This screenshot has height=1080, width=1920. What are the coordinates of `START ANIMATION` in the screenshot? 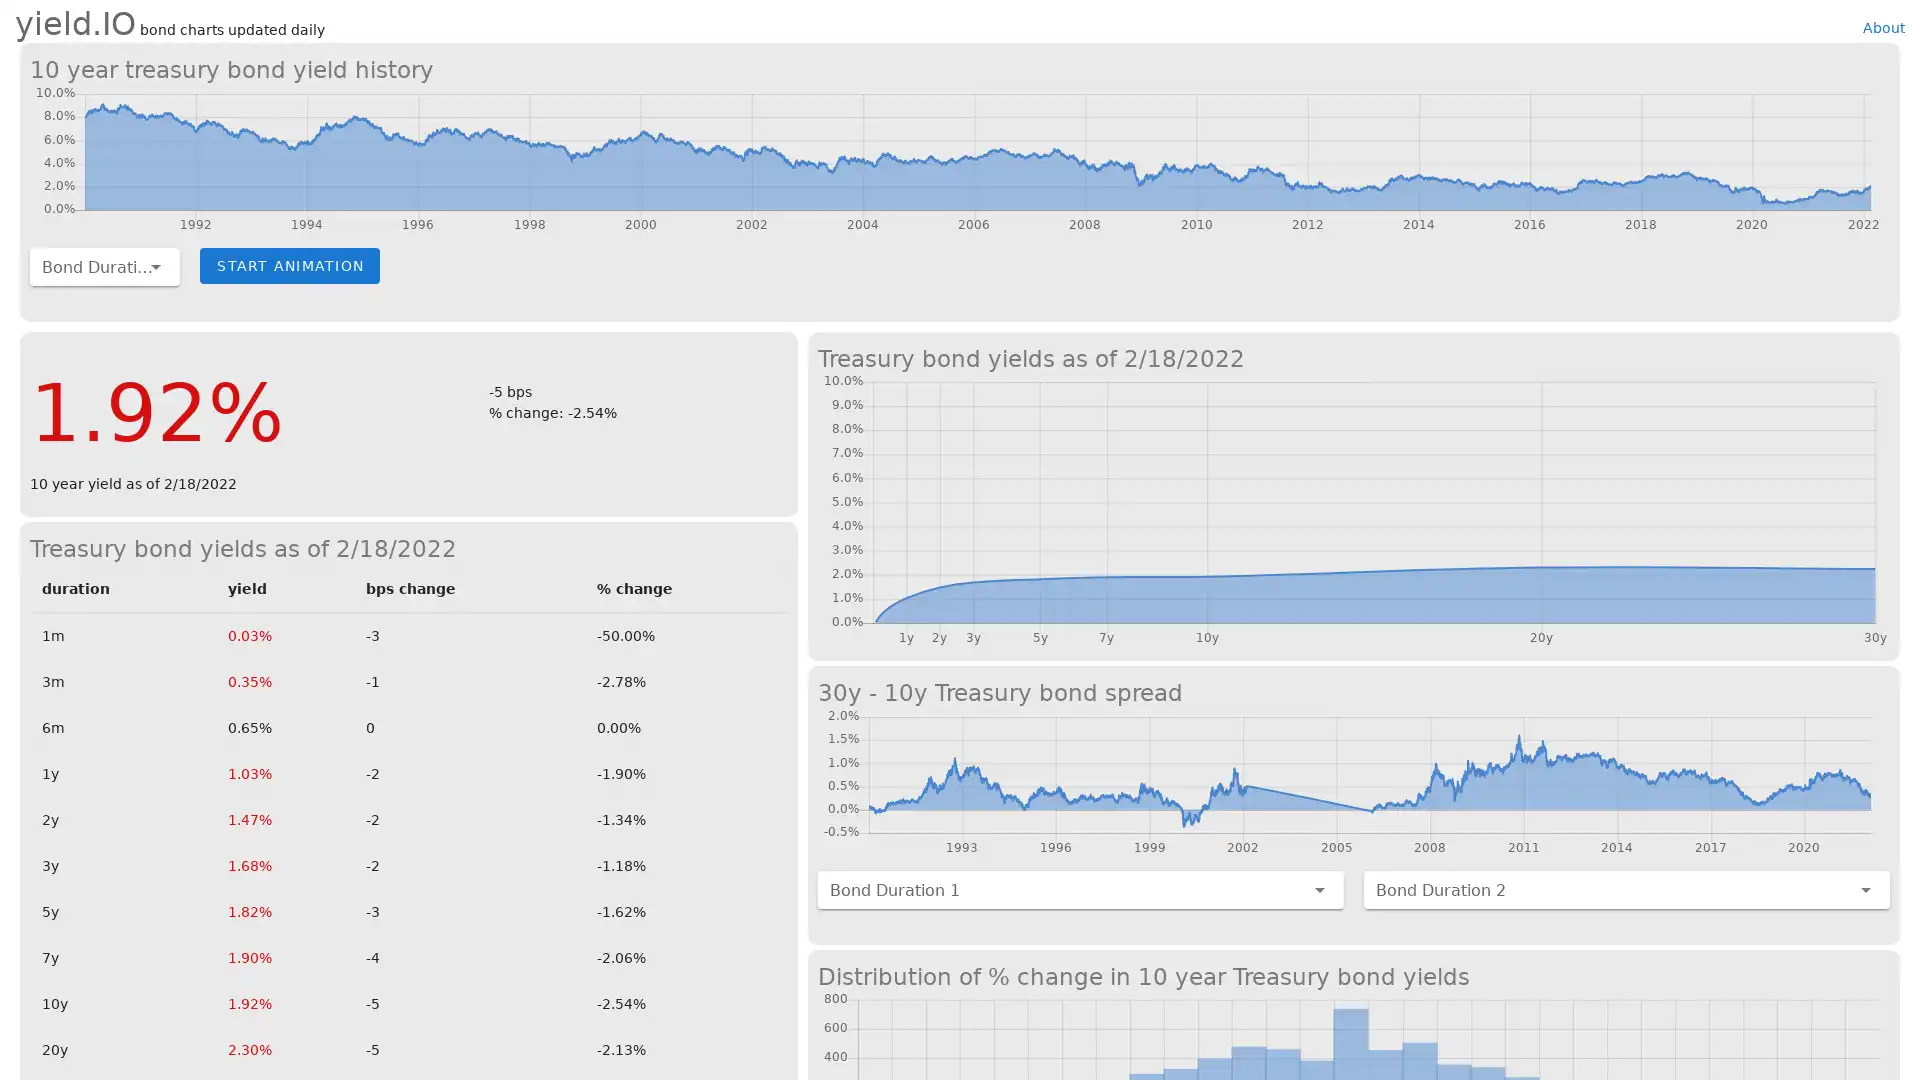 It's located at (288, 264).